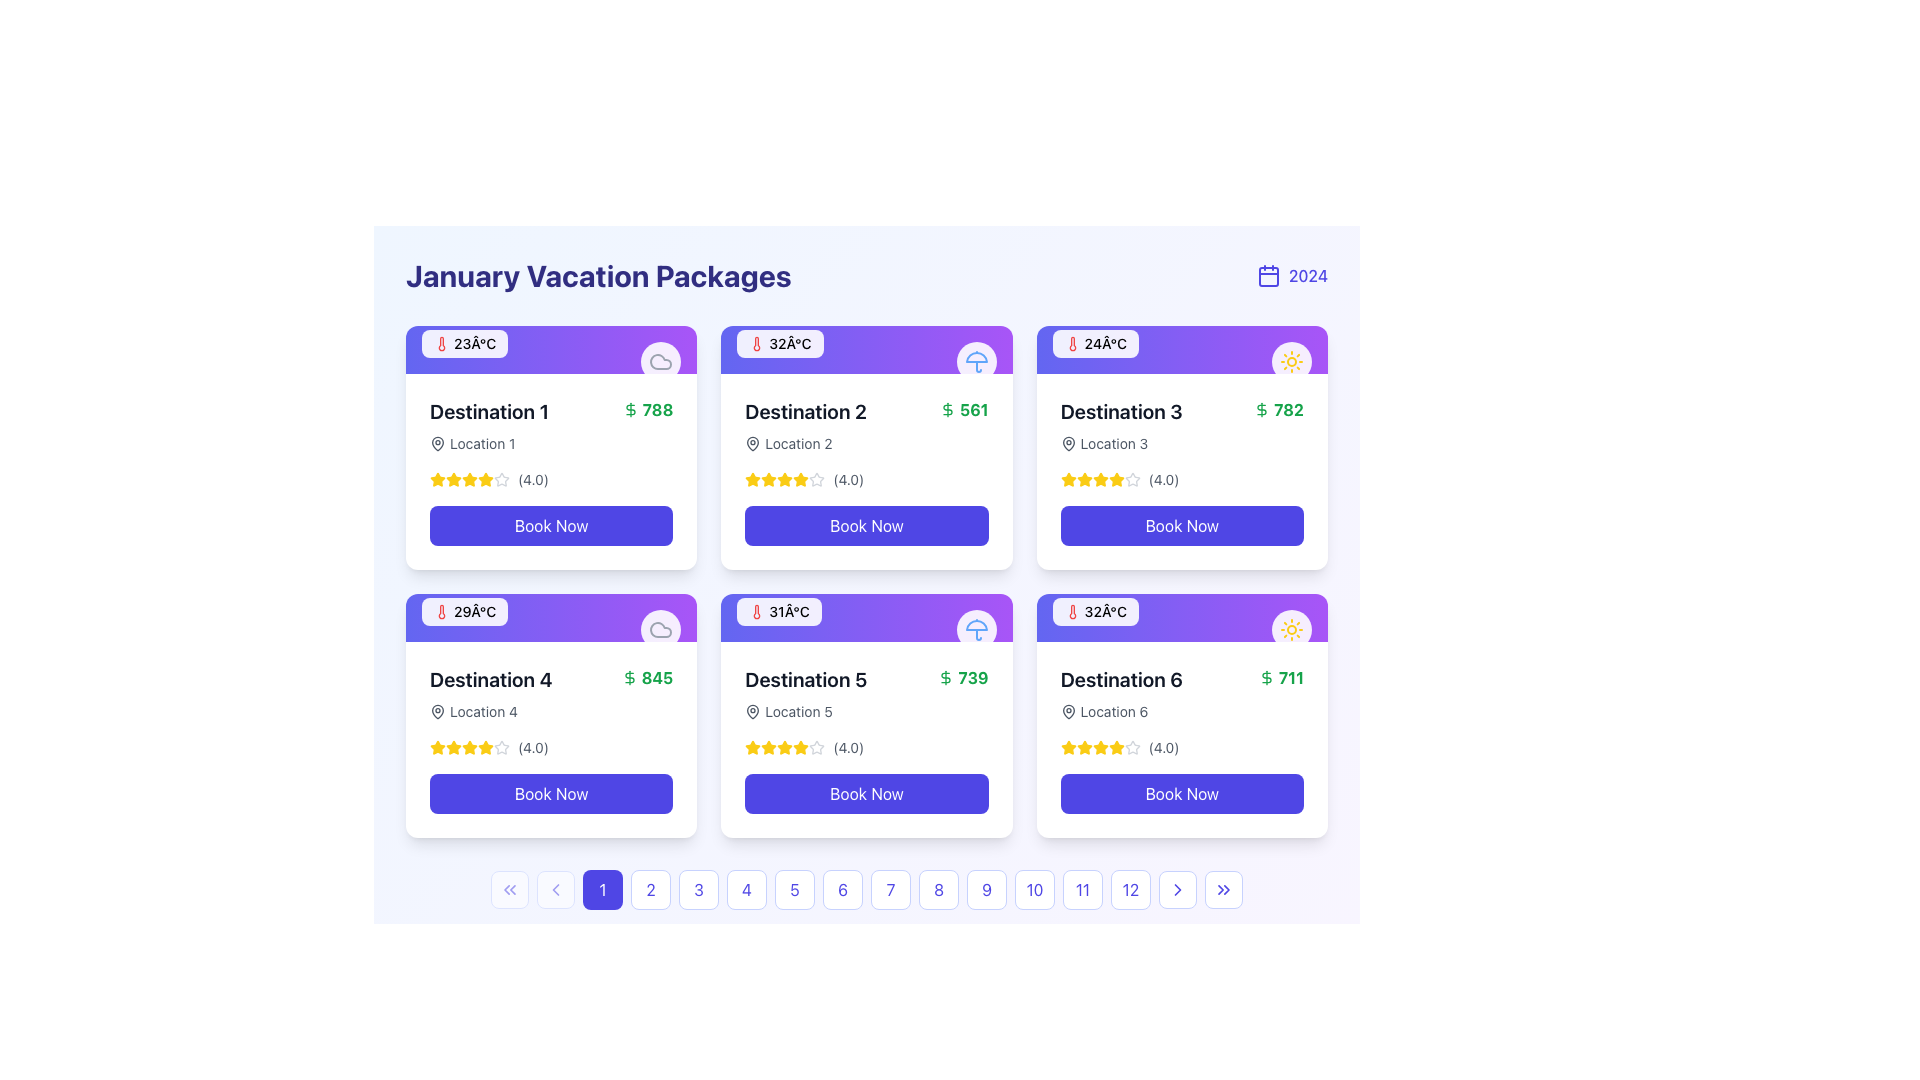 The height and width of the screenshot is (1080, 1920). Describe the element at coordinates (797, 442) in the screenshot. I see `the text label displaying 'Location 2' styled in gray text, located within the card labeled 'Destination 2' in the second column of the grid` at that location.